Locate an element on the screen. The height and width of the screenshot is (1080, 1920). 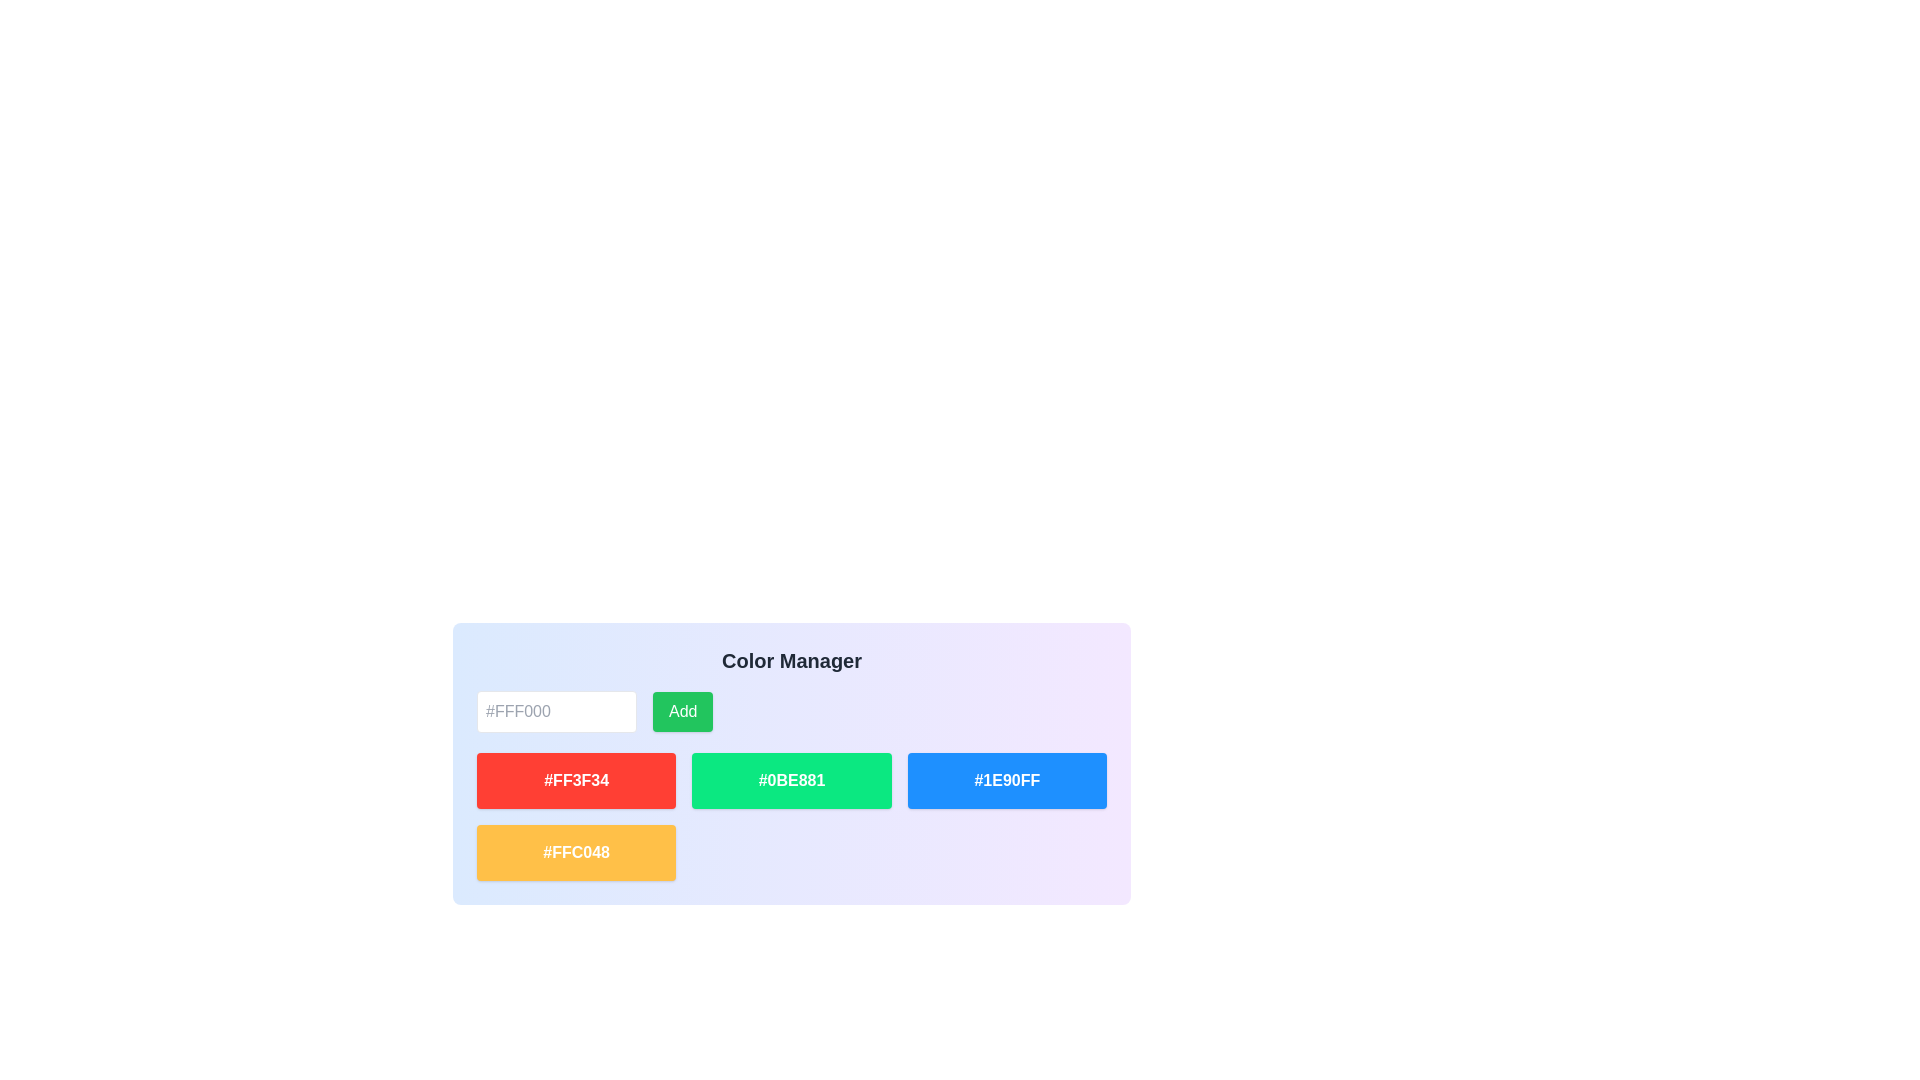
the text label that represents a color code, located in the bottom-left corner of the grid beneath the red element labeled '#FF3F34' is located at coordinates (575, 852).